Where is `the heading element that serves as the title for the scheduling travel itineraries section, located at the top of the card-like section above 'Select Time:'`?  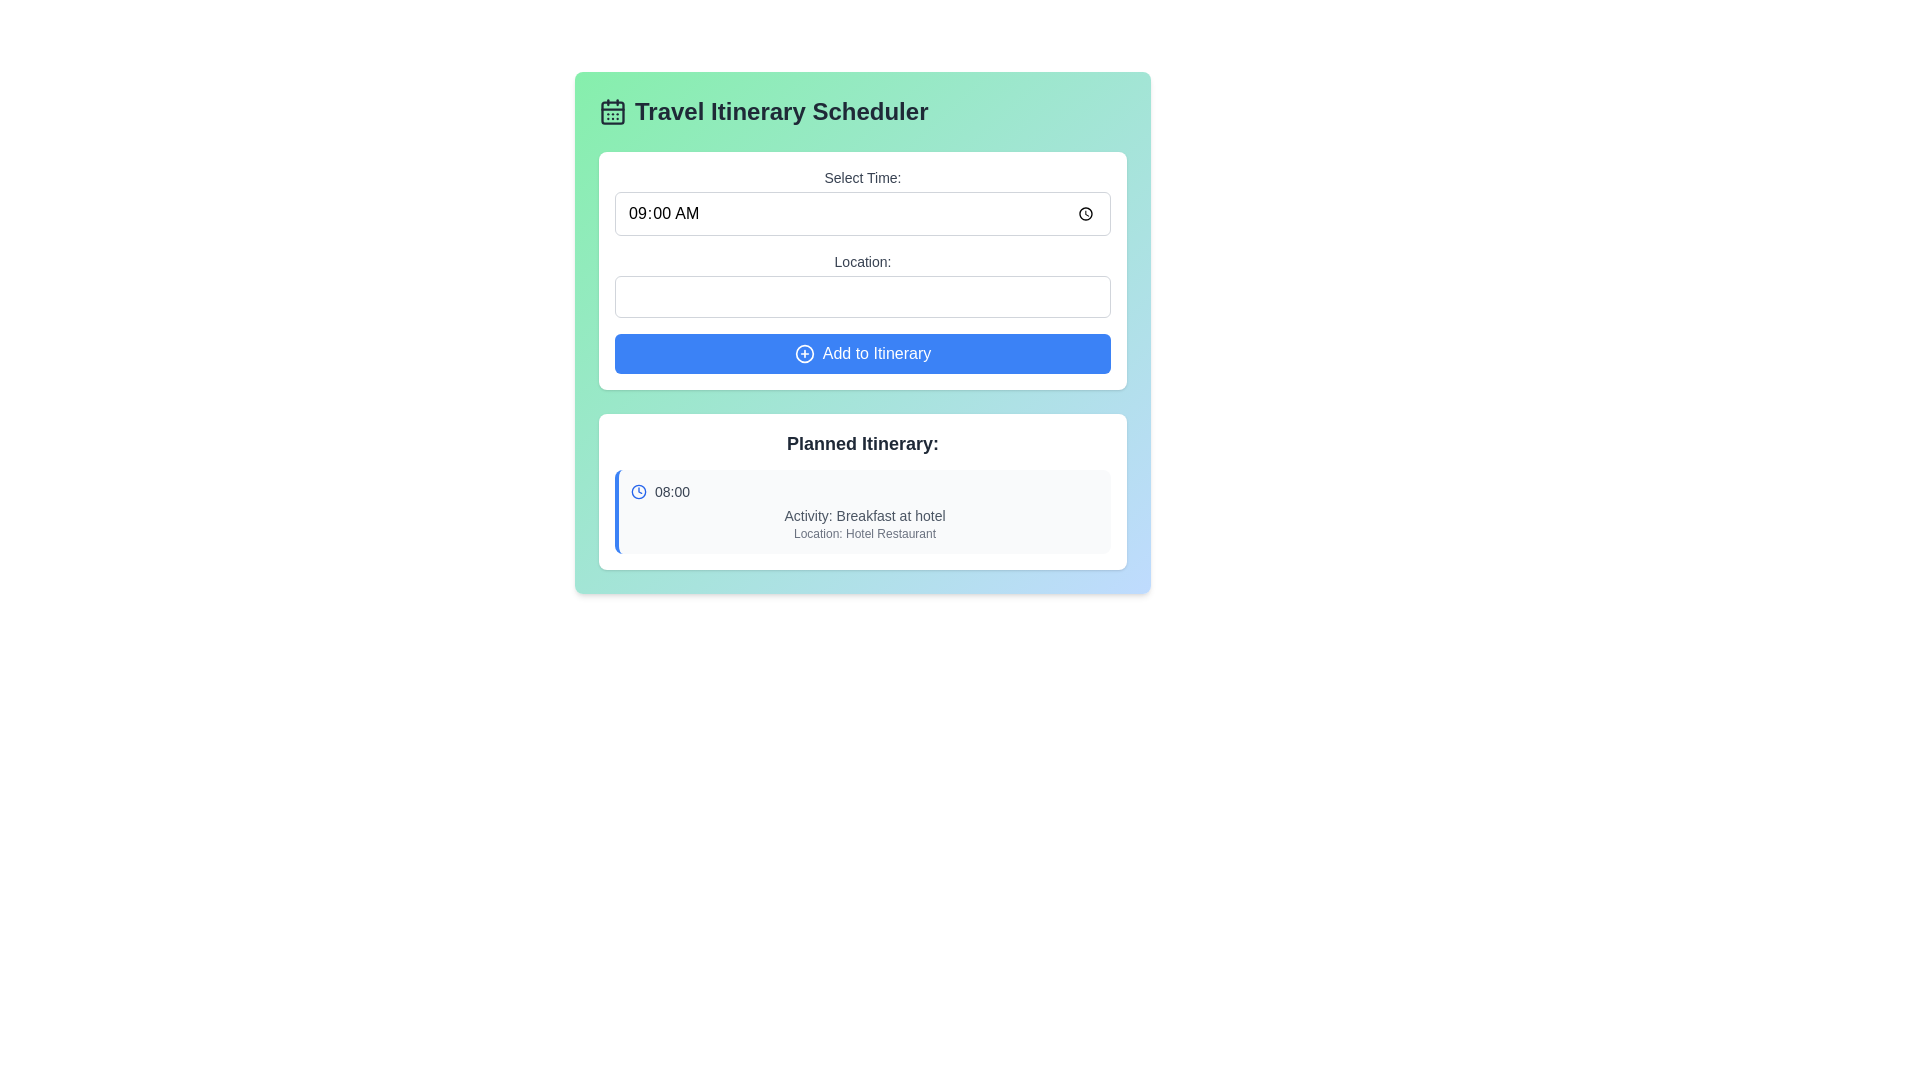
the heading element that serves as the title for the scheduling travel itineraries section, located at the top of the card-like section above 'Select Time:' is located at coordinates (863, 111).